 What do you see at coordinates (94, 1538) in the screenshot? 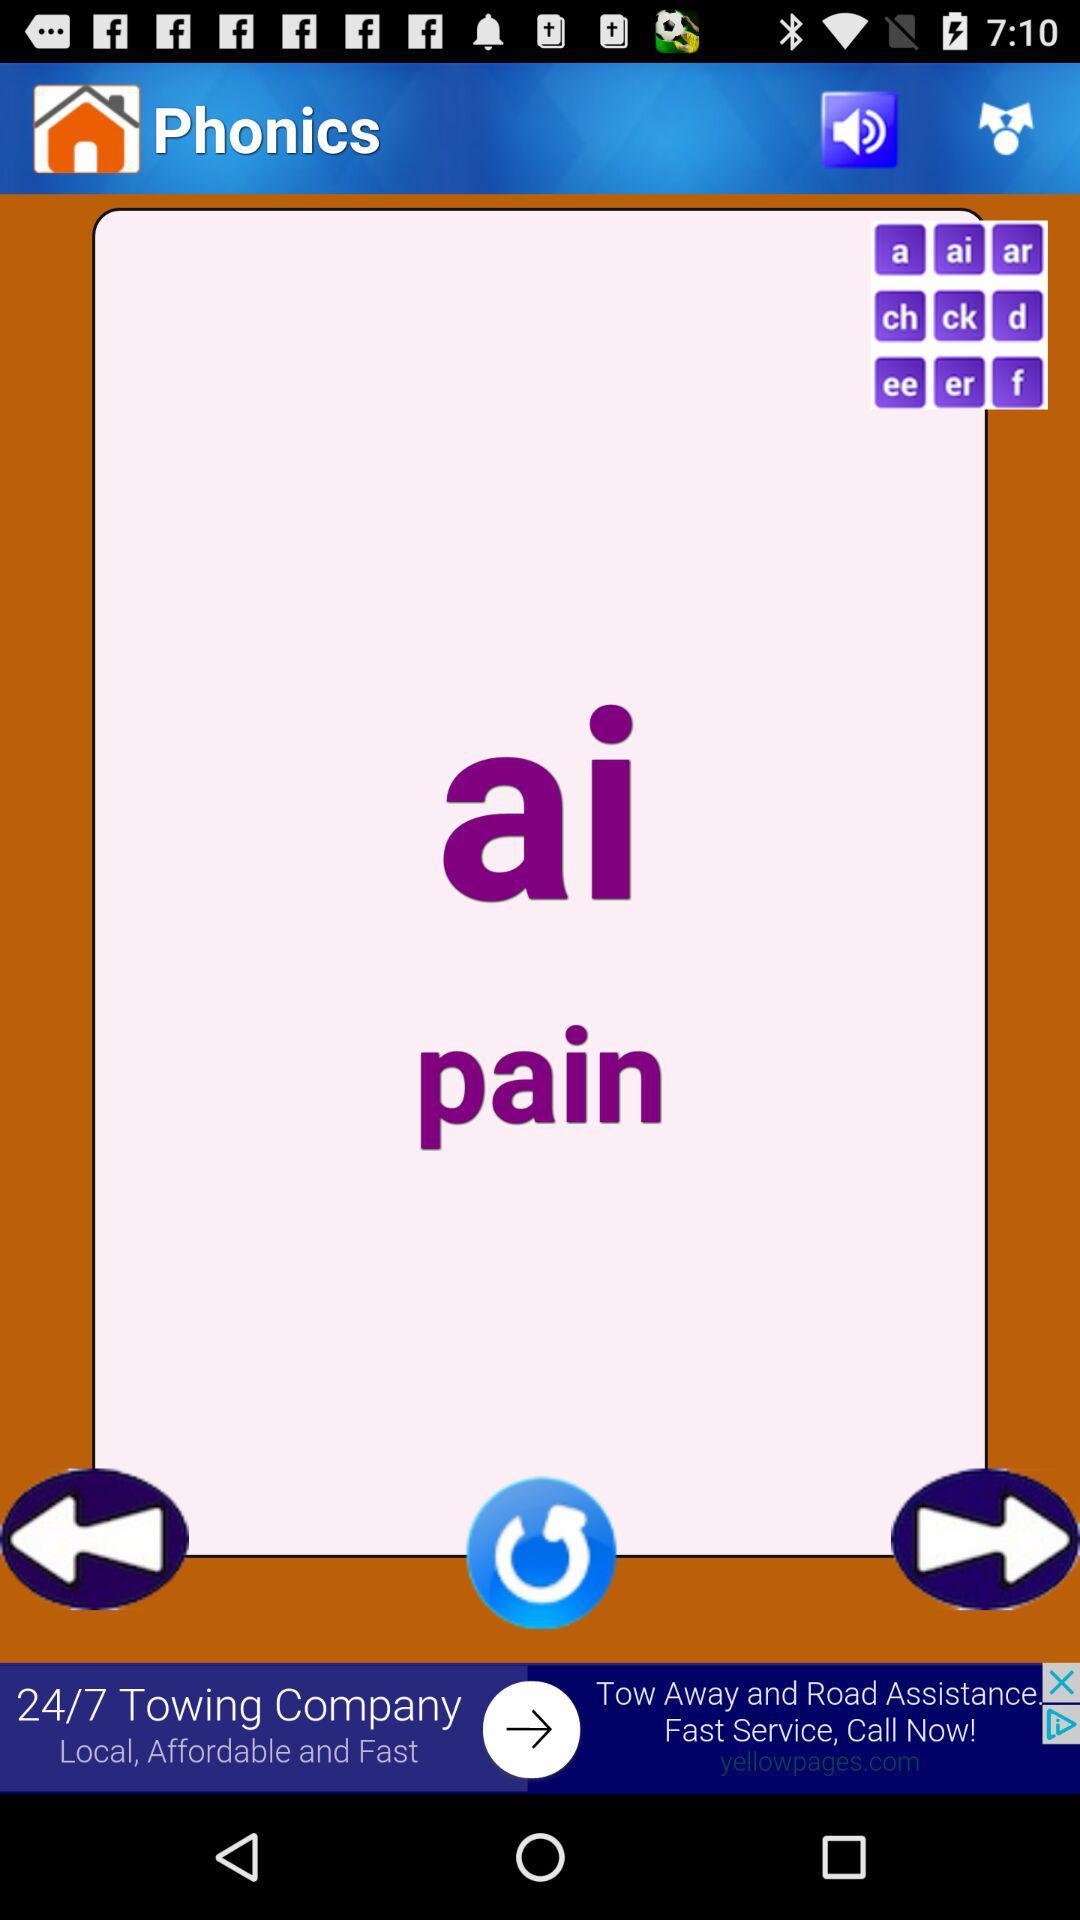
I see `return` at bounding box center [94, 1538].